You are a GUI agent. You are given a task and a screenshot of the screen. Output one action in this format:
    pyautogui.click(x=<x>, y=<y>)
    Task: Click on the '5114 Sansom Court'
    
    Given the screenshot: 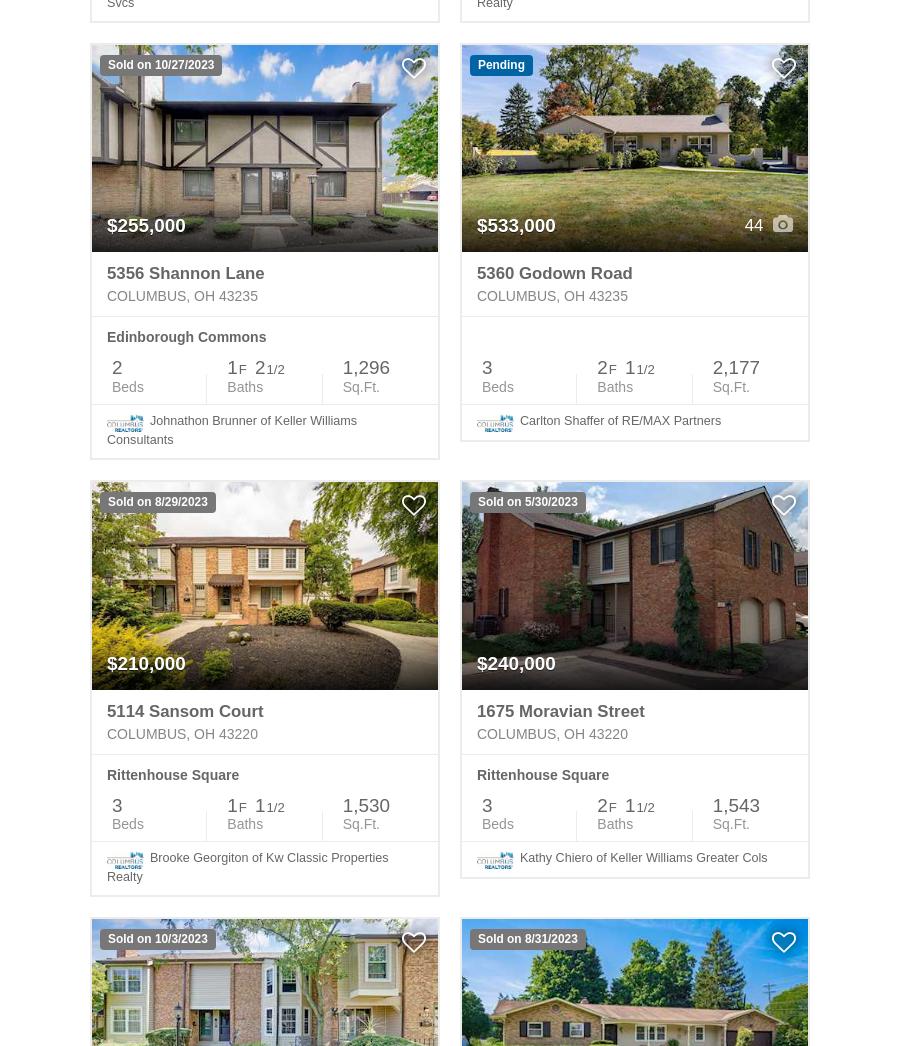 What is the action you would take?
    pyautogui.click(x=185, y=710)
    